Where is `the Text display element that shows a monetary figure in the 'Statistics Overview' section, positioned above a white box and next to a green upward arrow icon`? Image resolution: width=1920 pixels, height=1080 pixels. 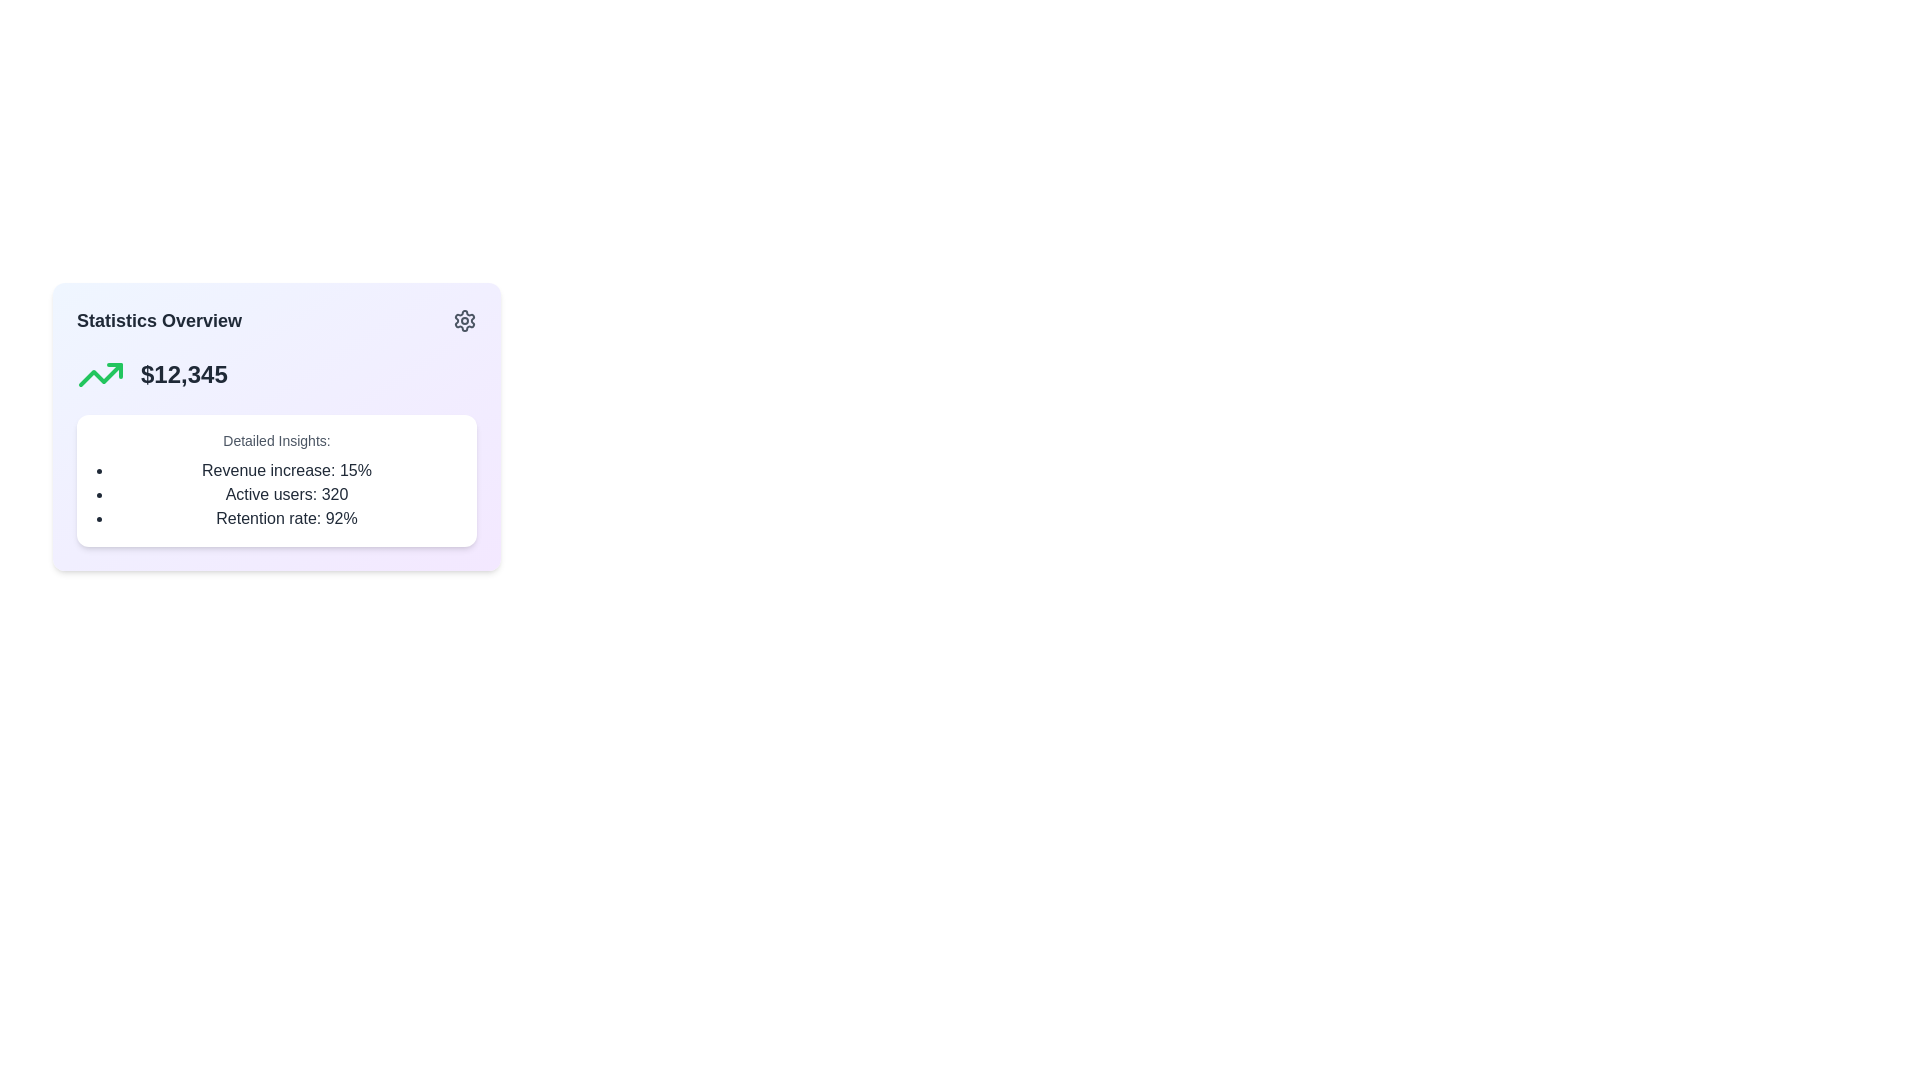
the Text display element that shows a monetary figure in the 'Statistics Overview' section, positioned above a white box and next to a green upward arrow icon is located at coordinates (184, 374).